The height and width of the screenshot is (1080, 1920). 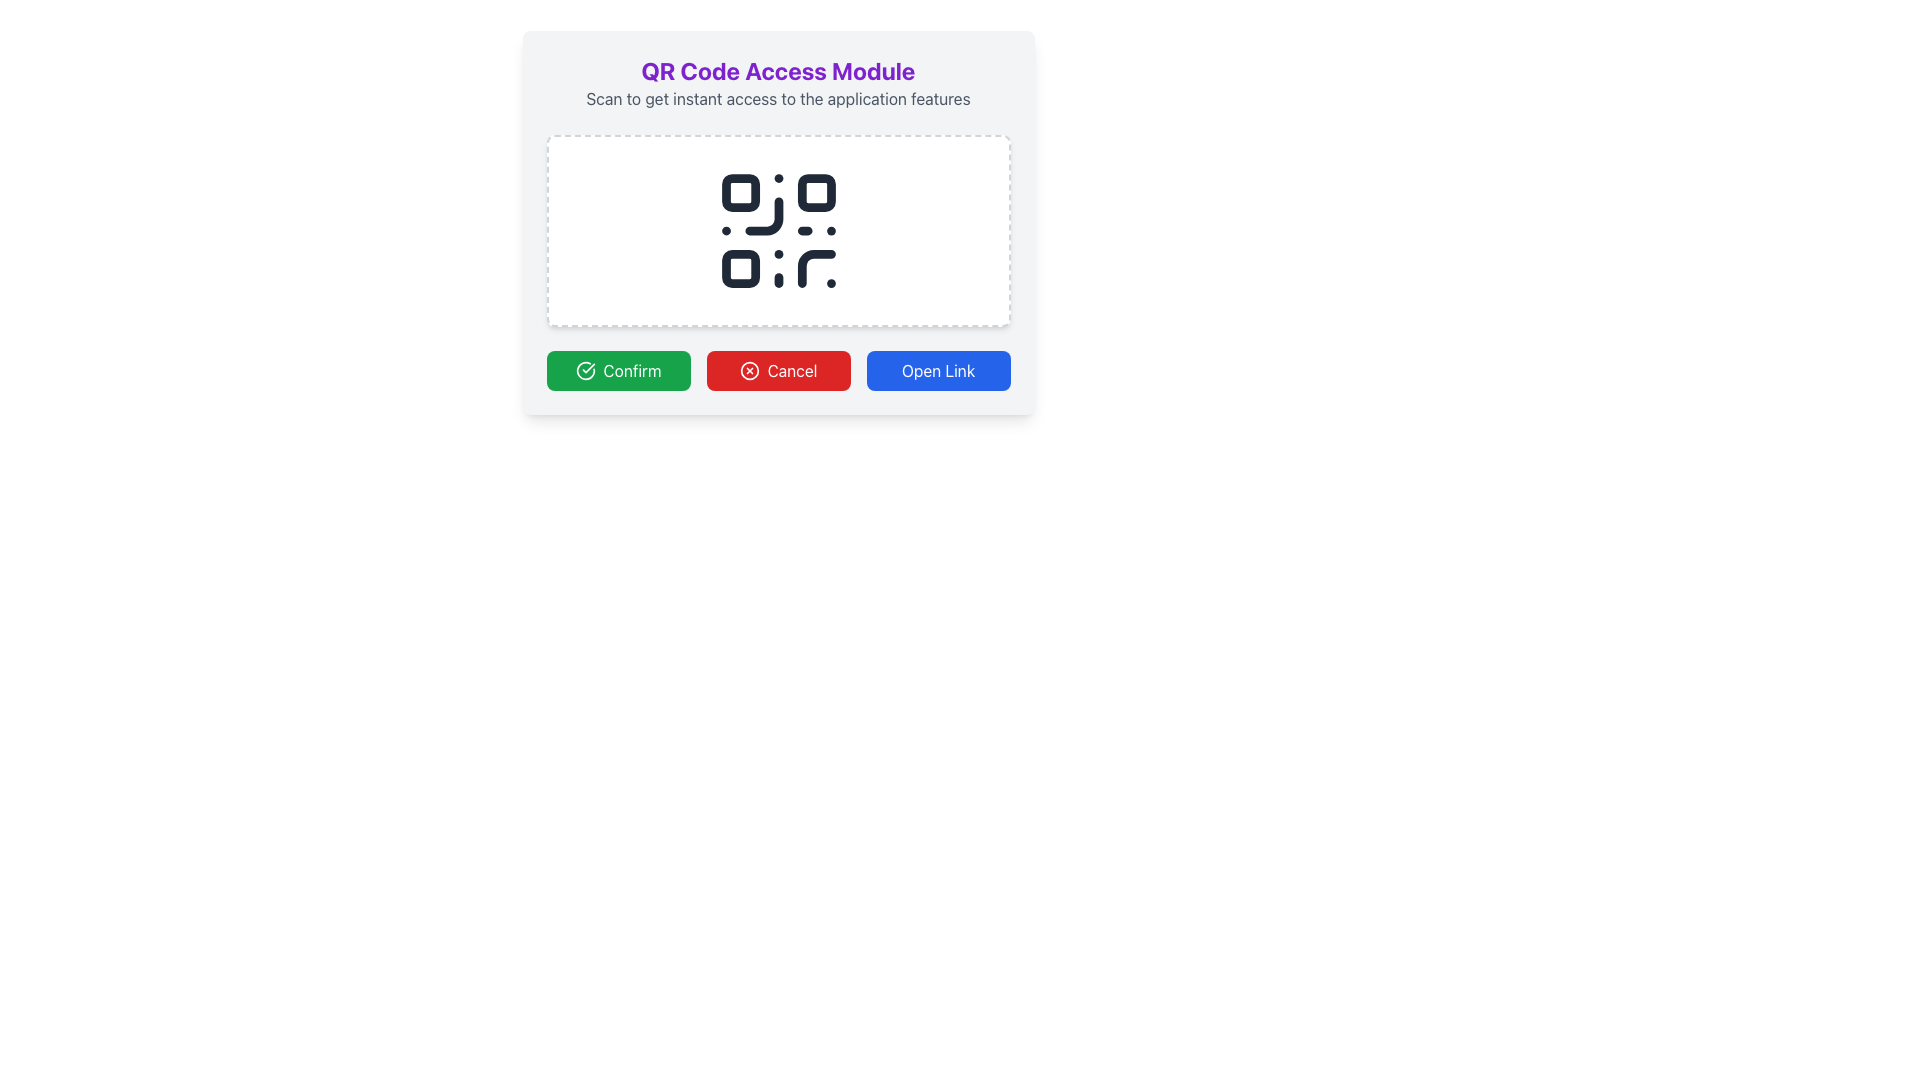 What do you see at coordinates (777, 69) in the screenshot?
I see `the header text element labeled 'QR Code Access Module', which serves as the title for the module` at bounding box center [777, 69].